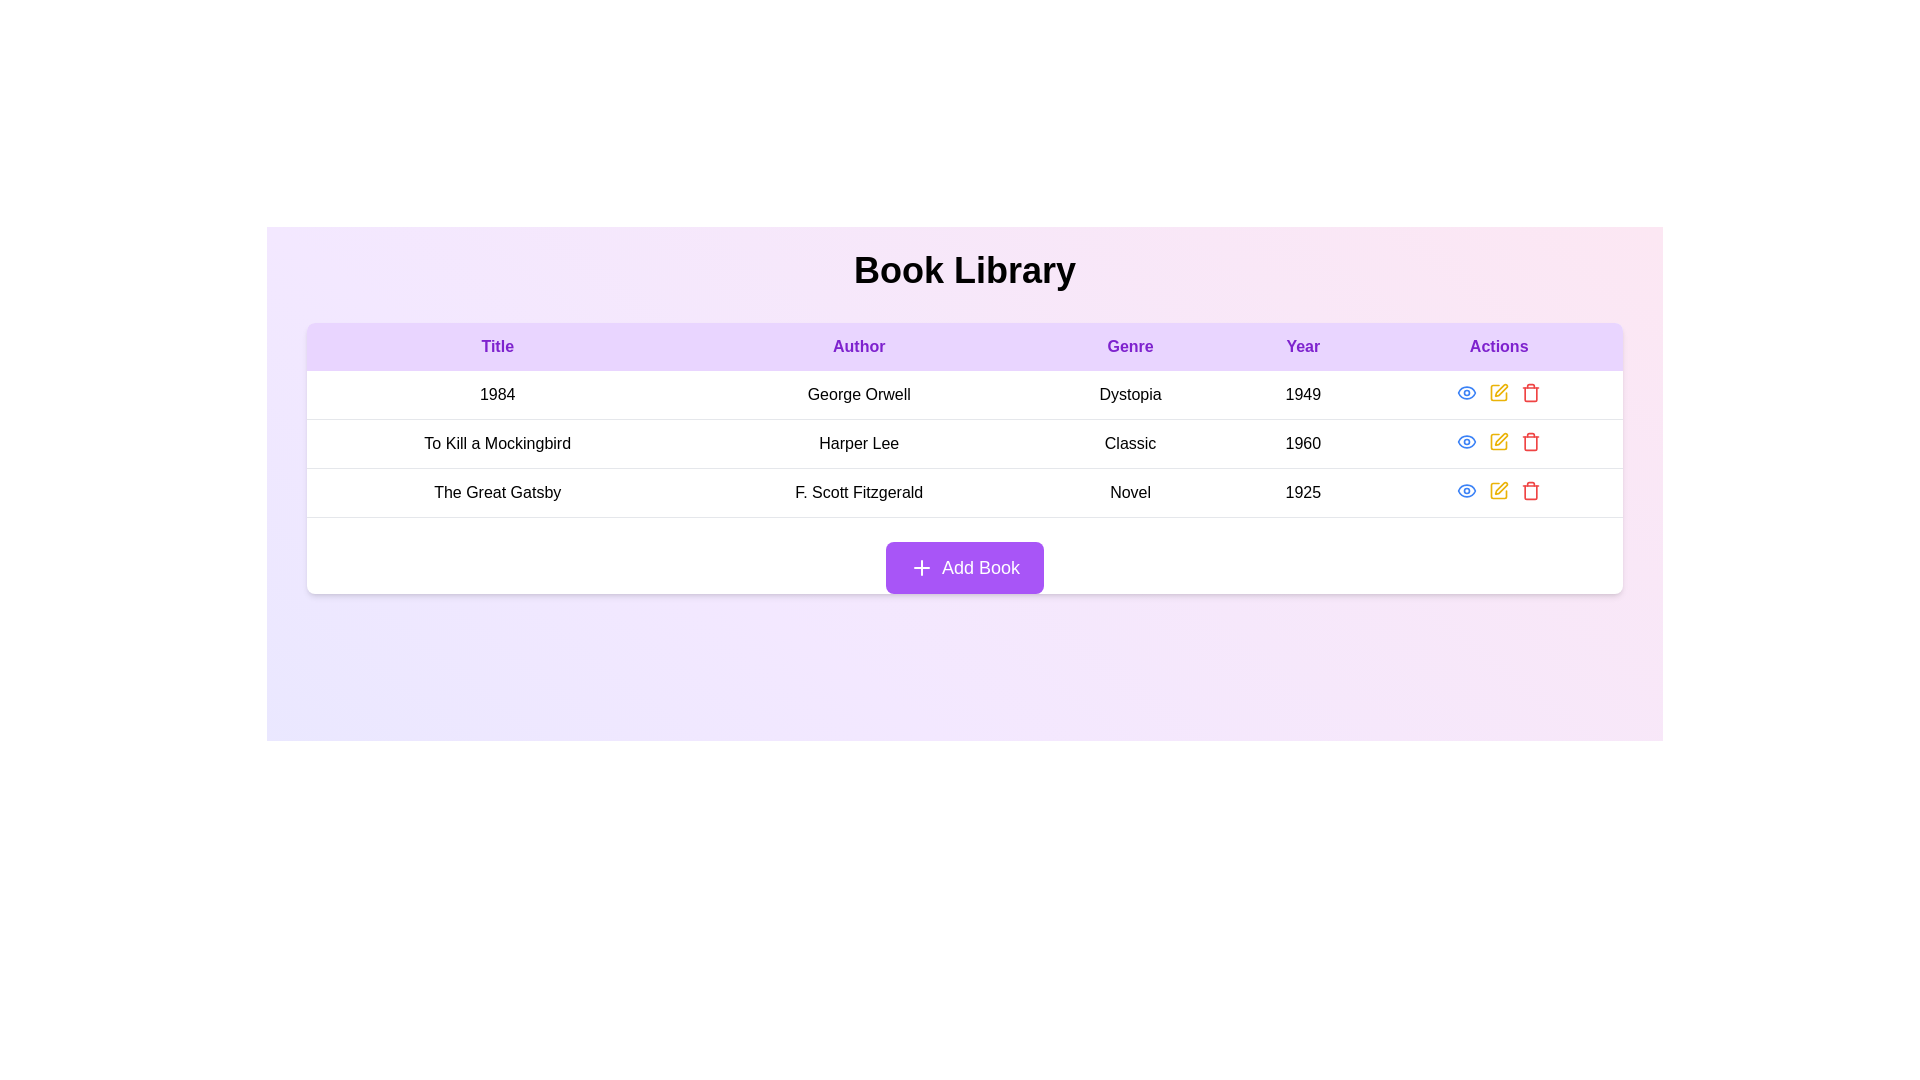 This screenshot has width=1920, height=1080. I want to click on the Text label indicating the genre of the book in the third row of the table, located between 'F. Scott Fitzgerald' and '1925', so click(1130, 493).